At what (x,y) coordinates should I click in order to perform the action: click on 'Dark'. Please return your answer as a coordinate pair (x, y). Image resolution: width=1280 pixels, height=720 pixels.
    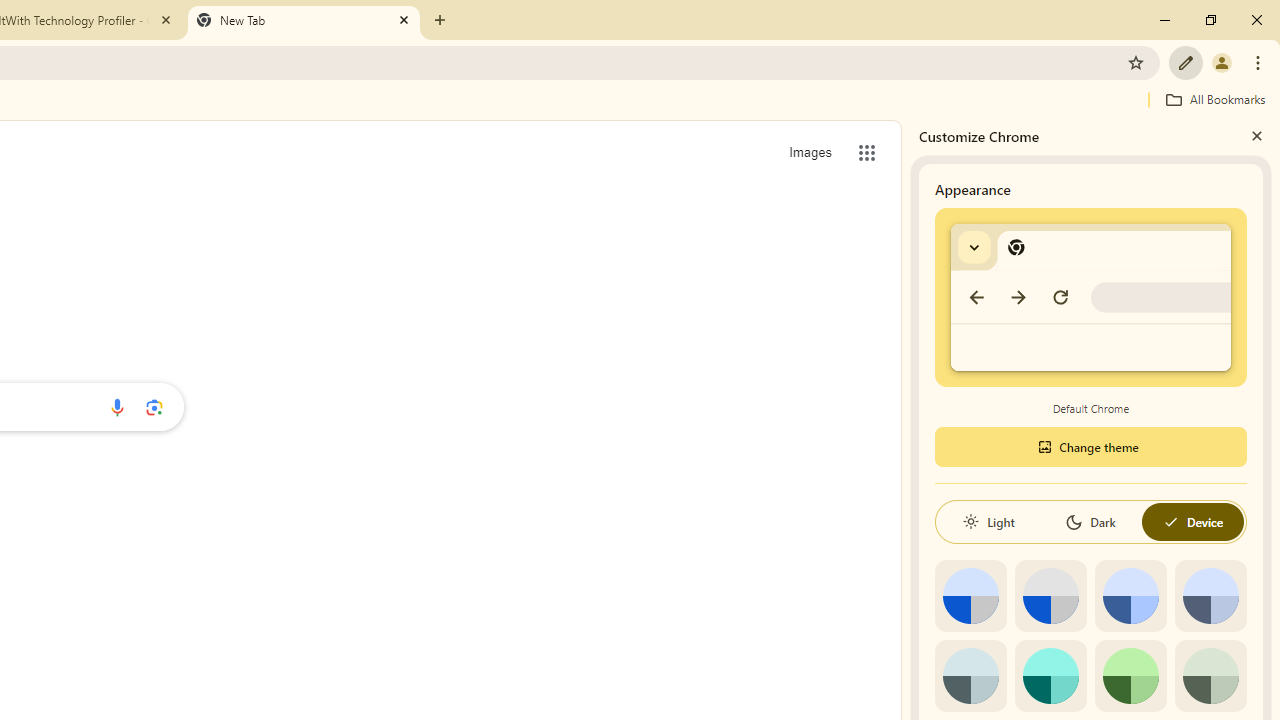
    Looking at the image, I should click on (1089, 521).